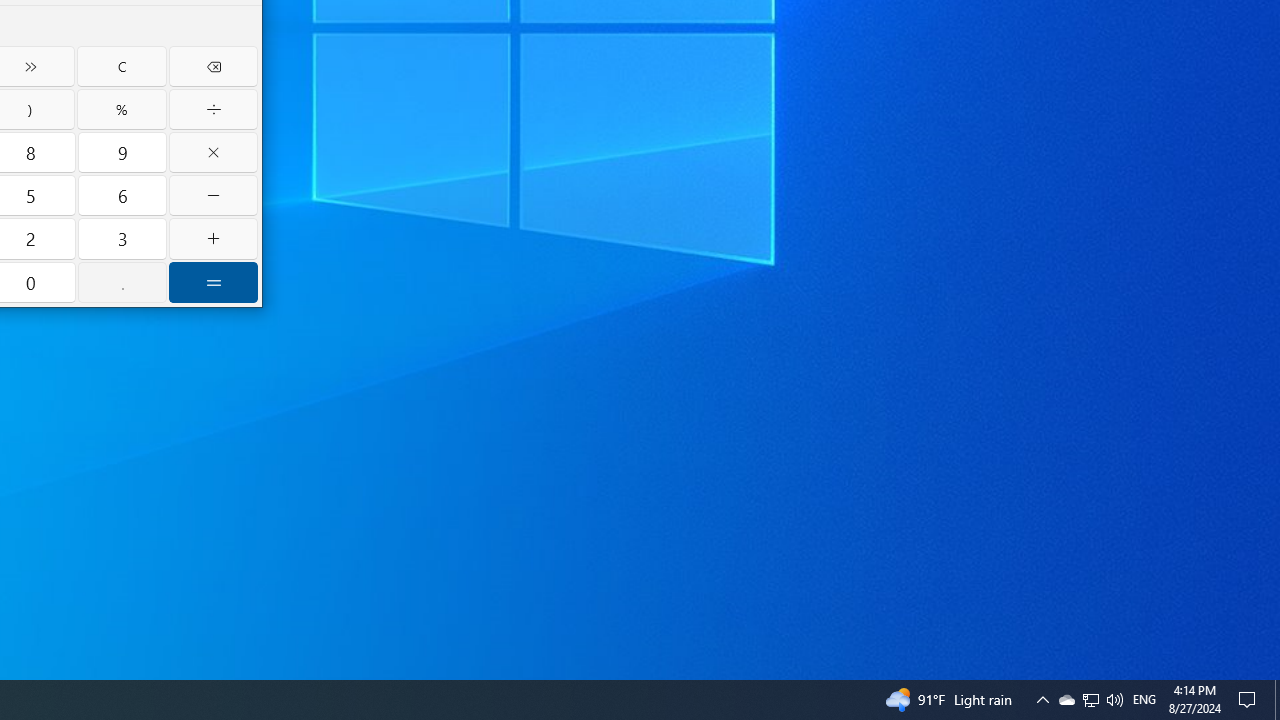 The width and height of the screenshot is (1280, 720). I want to click on 'Six', so click(121, 195).